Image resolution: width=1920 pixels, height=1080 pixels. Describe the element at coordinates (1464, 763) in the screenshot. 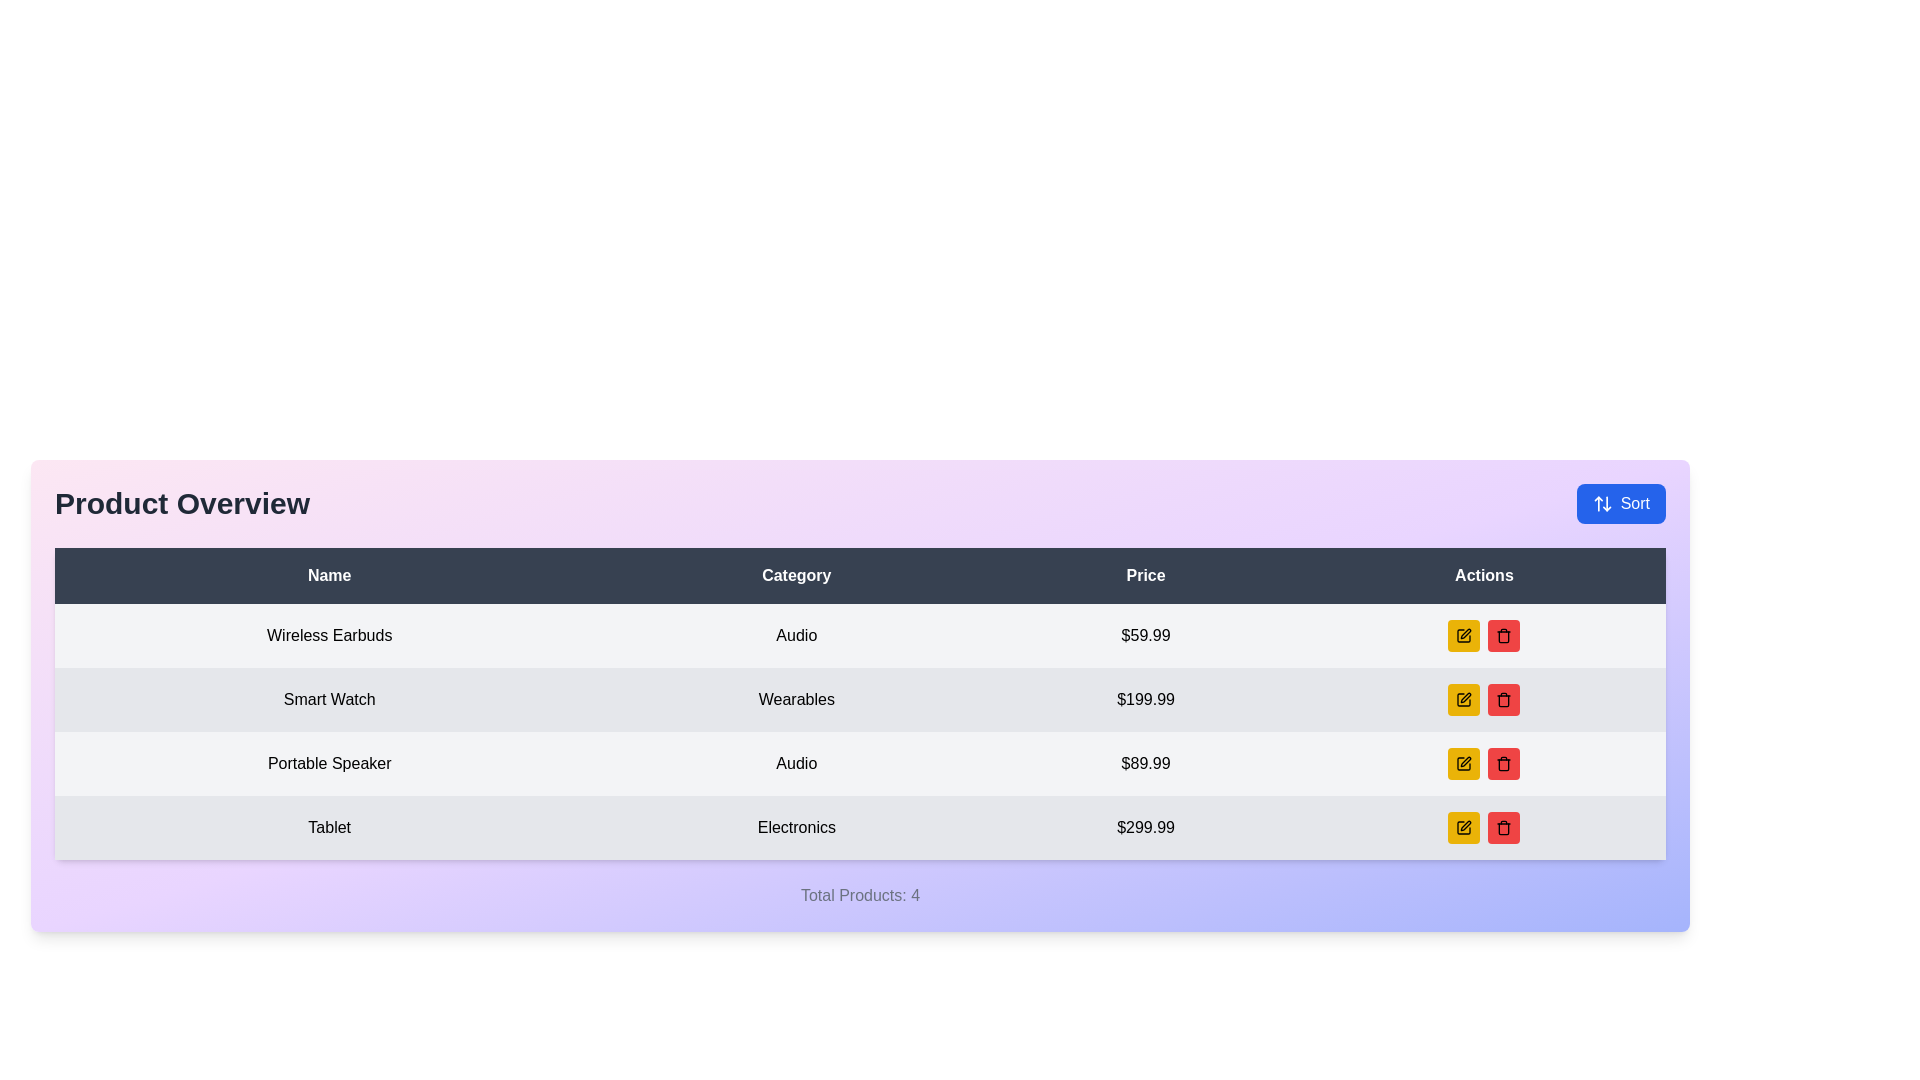

I see `the yellow rounded square button with a black pen icon to initiate an edit action in the 'Actions' column for 'Portable Speaker'` at that location.